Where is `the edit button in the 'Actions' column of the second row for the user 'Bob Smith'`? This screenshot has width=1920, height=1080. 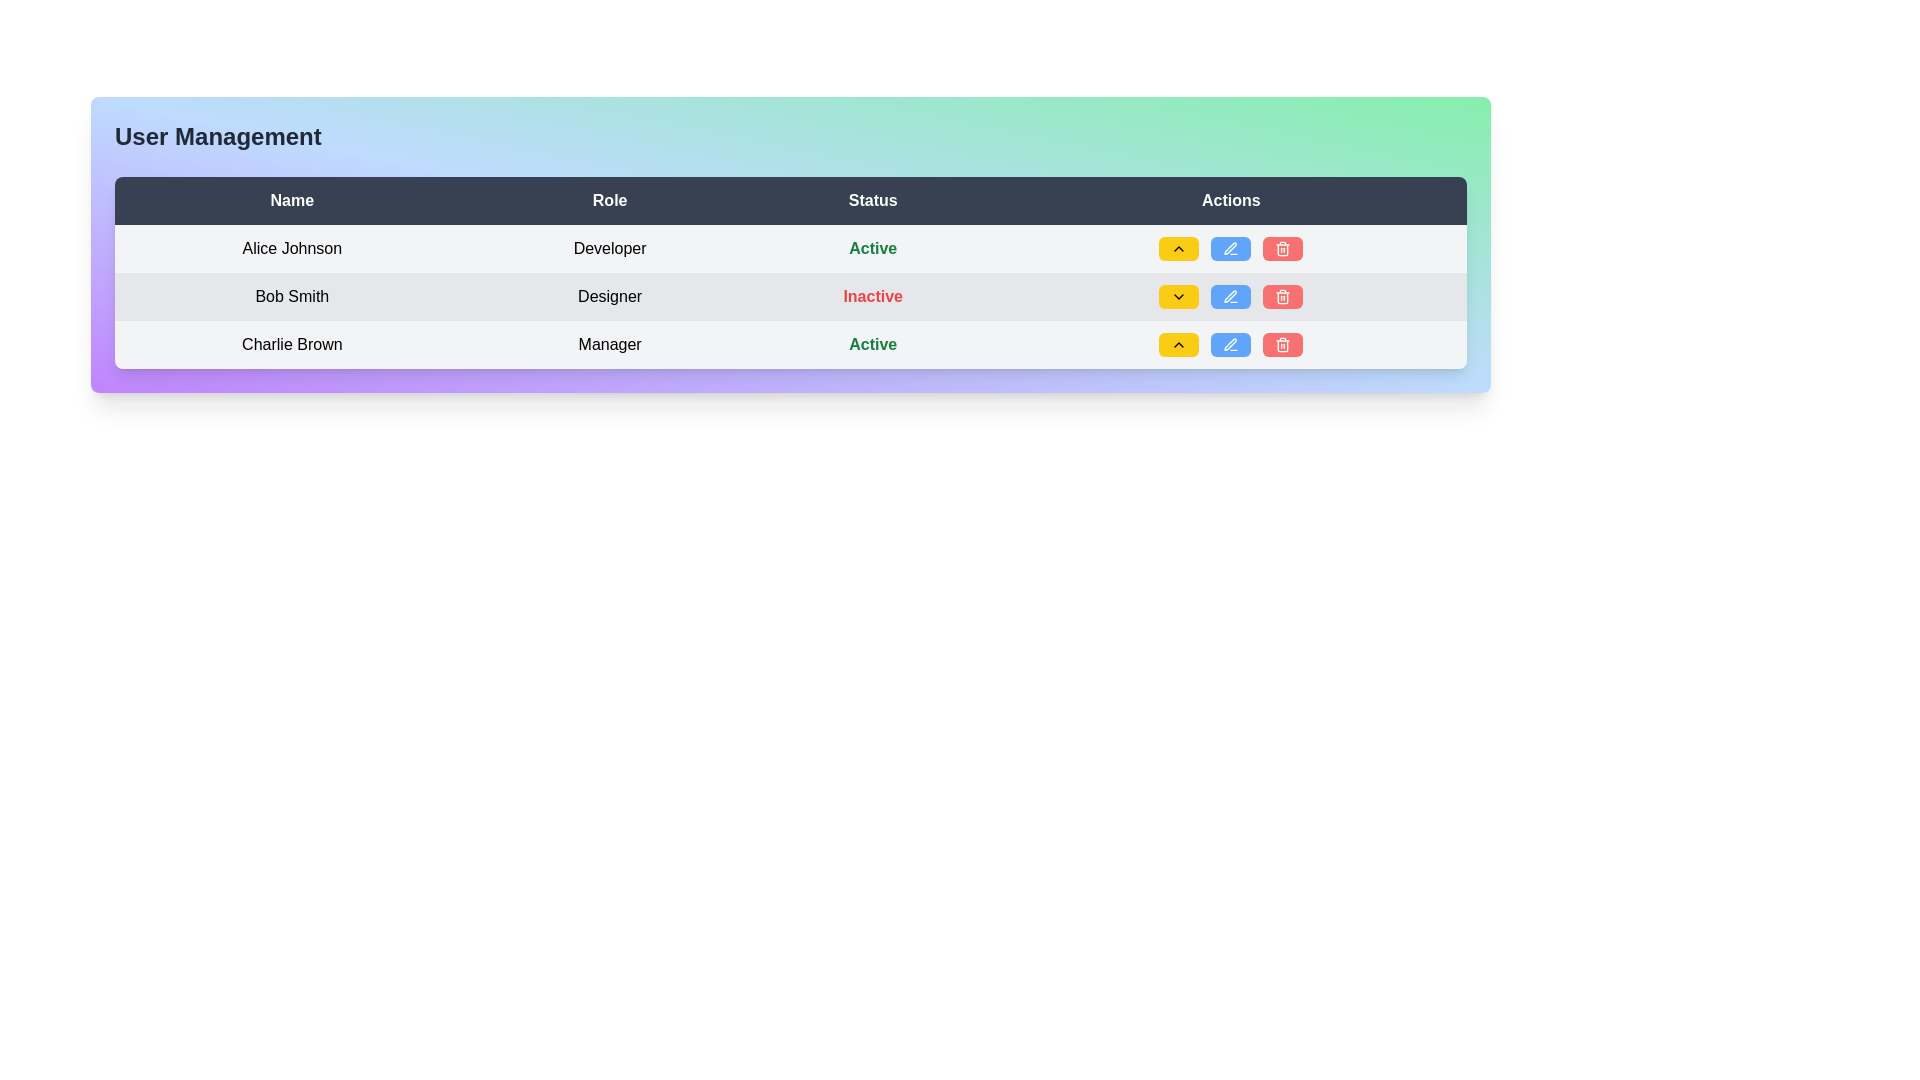
the edit button in the 'Actions' column of the second row for the user 'Bob Smith' is located at coordinates (1230, 248).